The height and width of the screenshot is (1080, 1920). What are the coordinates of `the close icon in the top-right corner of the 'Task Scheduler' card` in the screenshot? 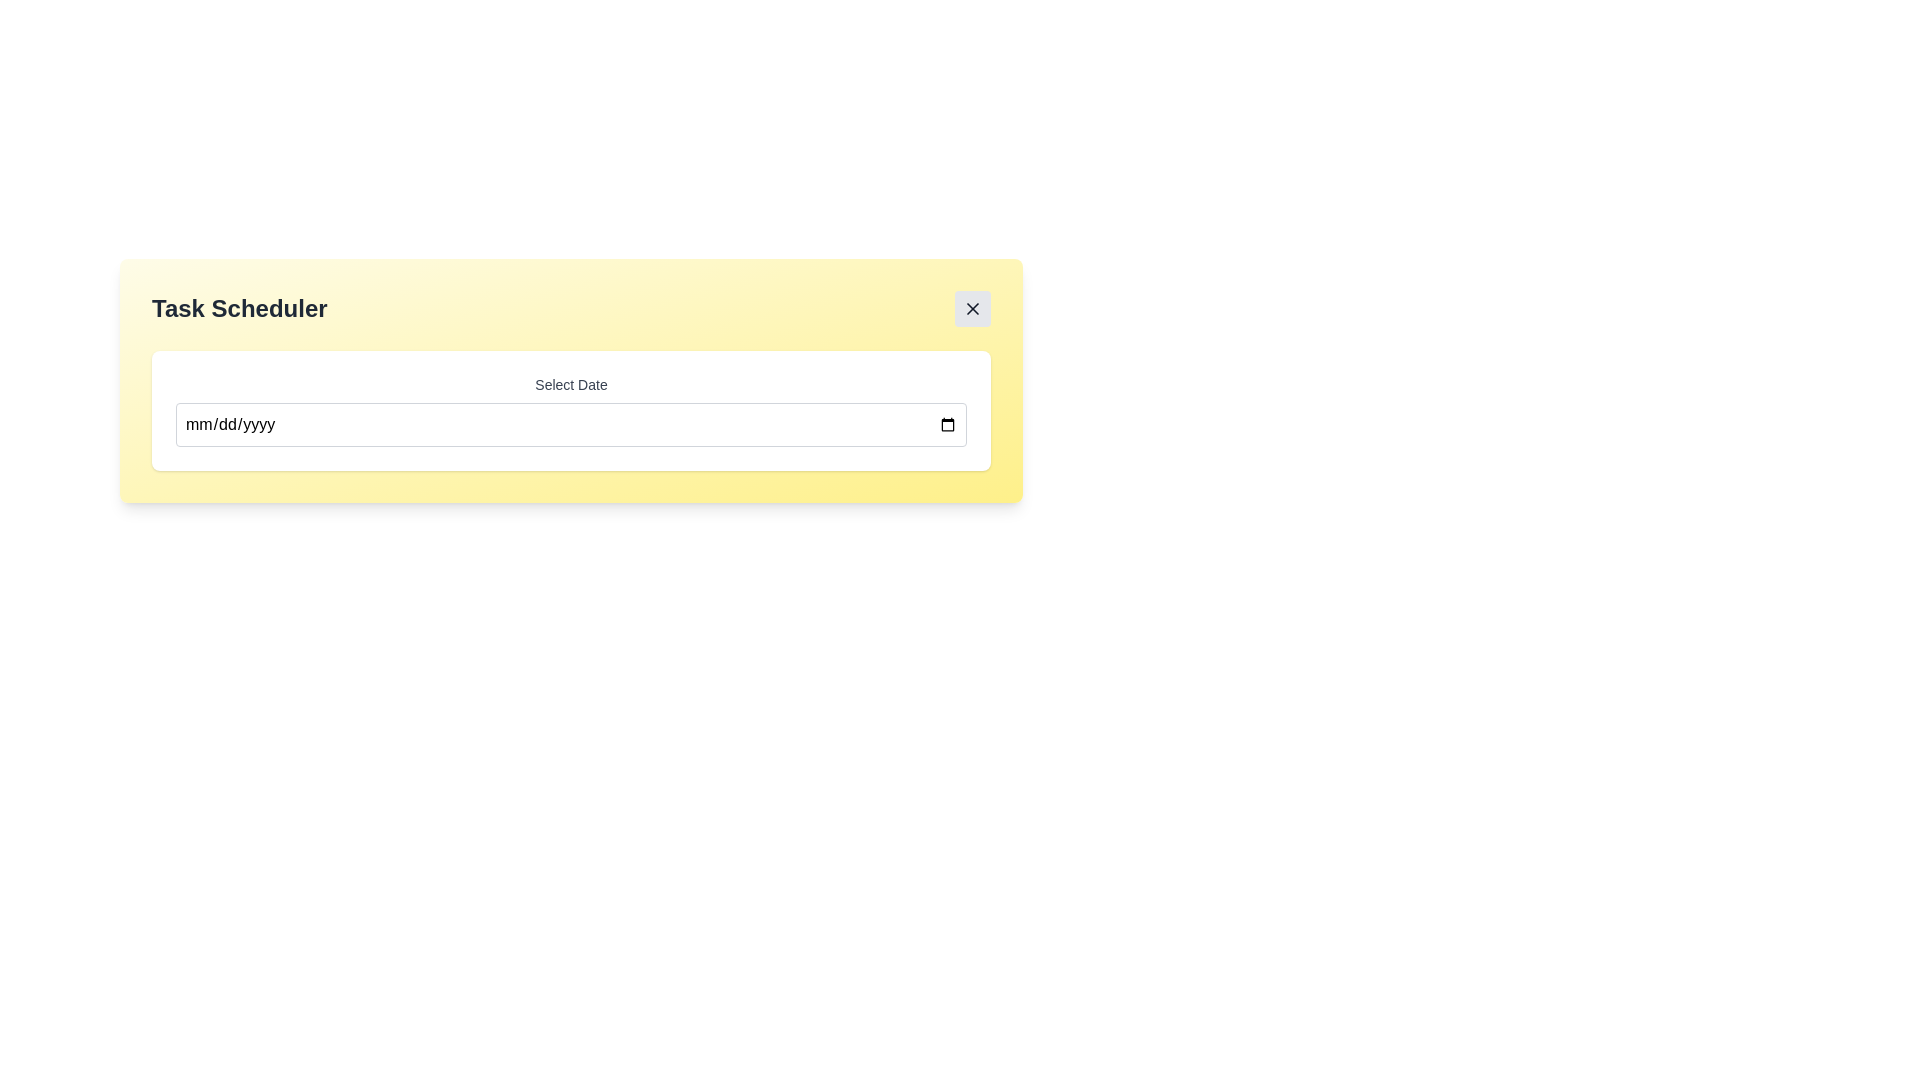 It's located at (973, 308).